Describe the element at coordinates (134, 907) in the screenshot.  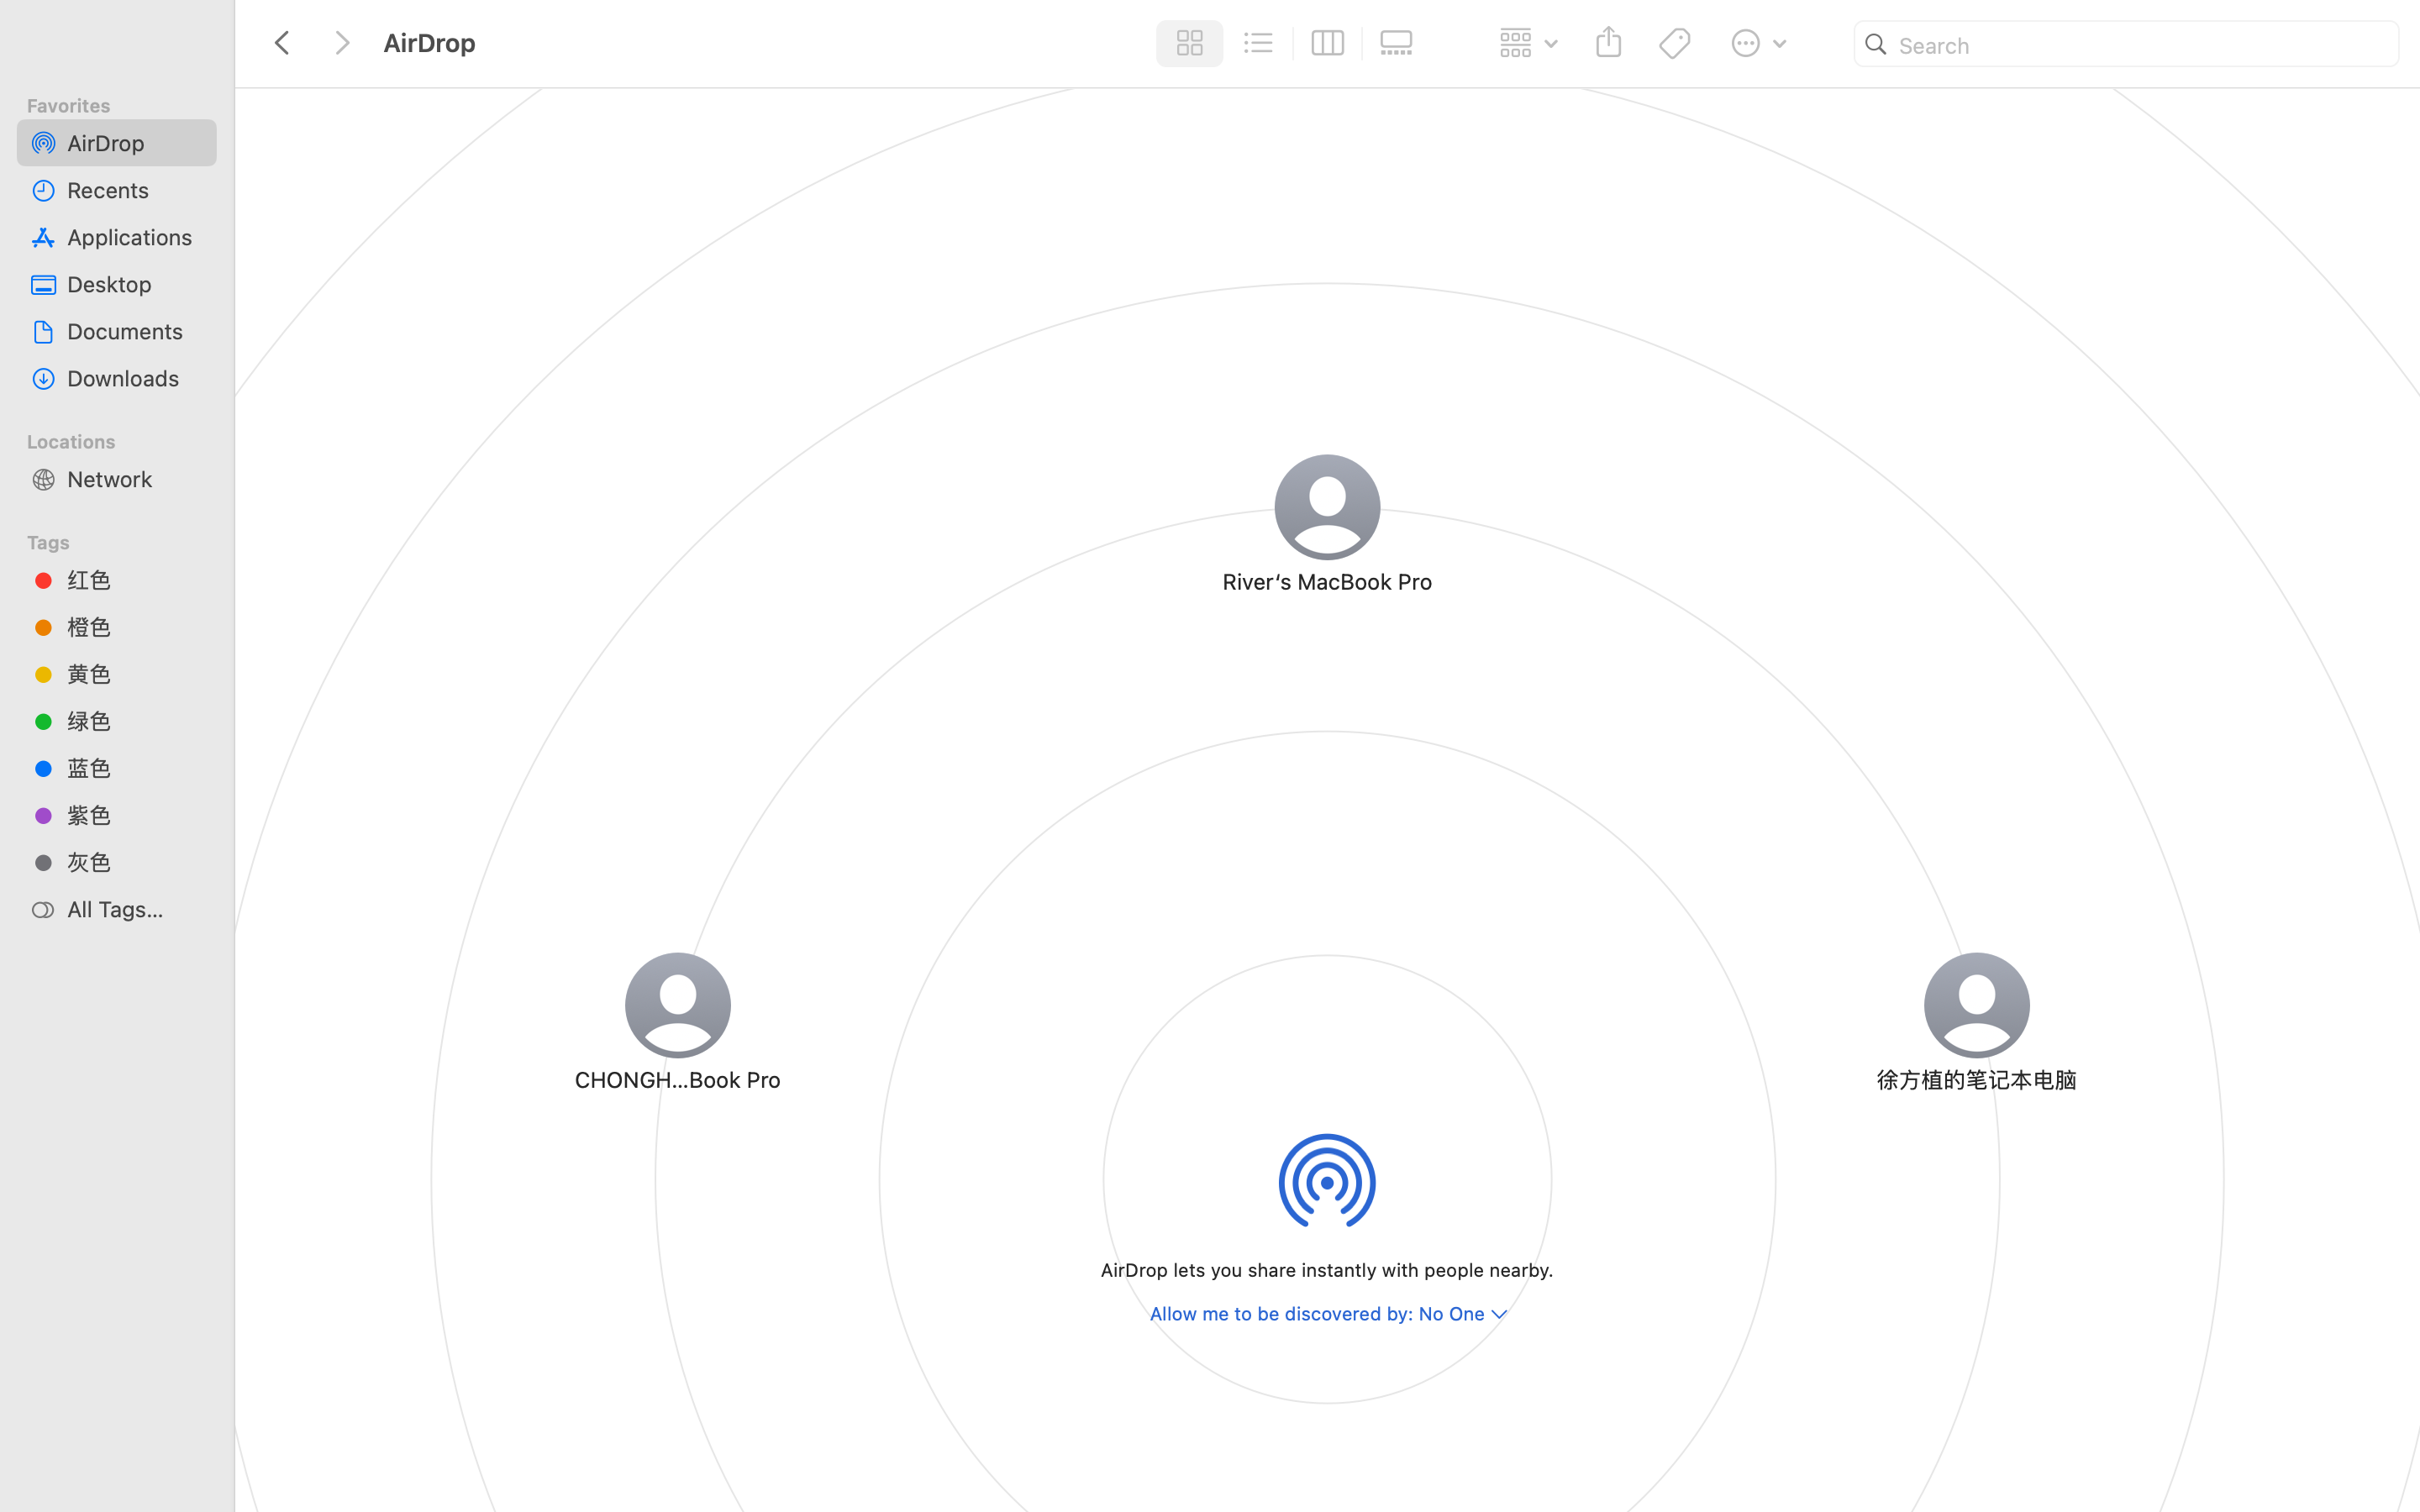
I see `'All Tags…'` at that location.